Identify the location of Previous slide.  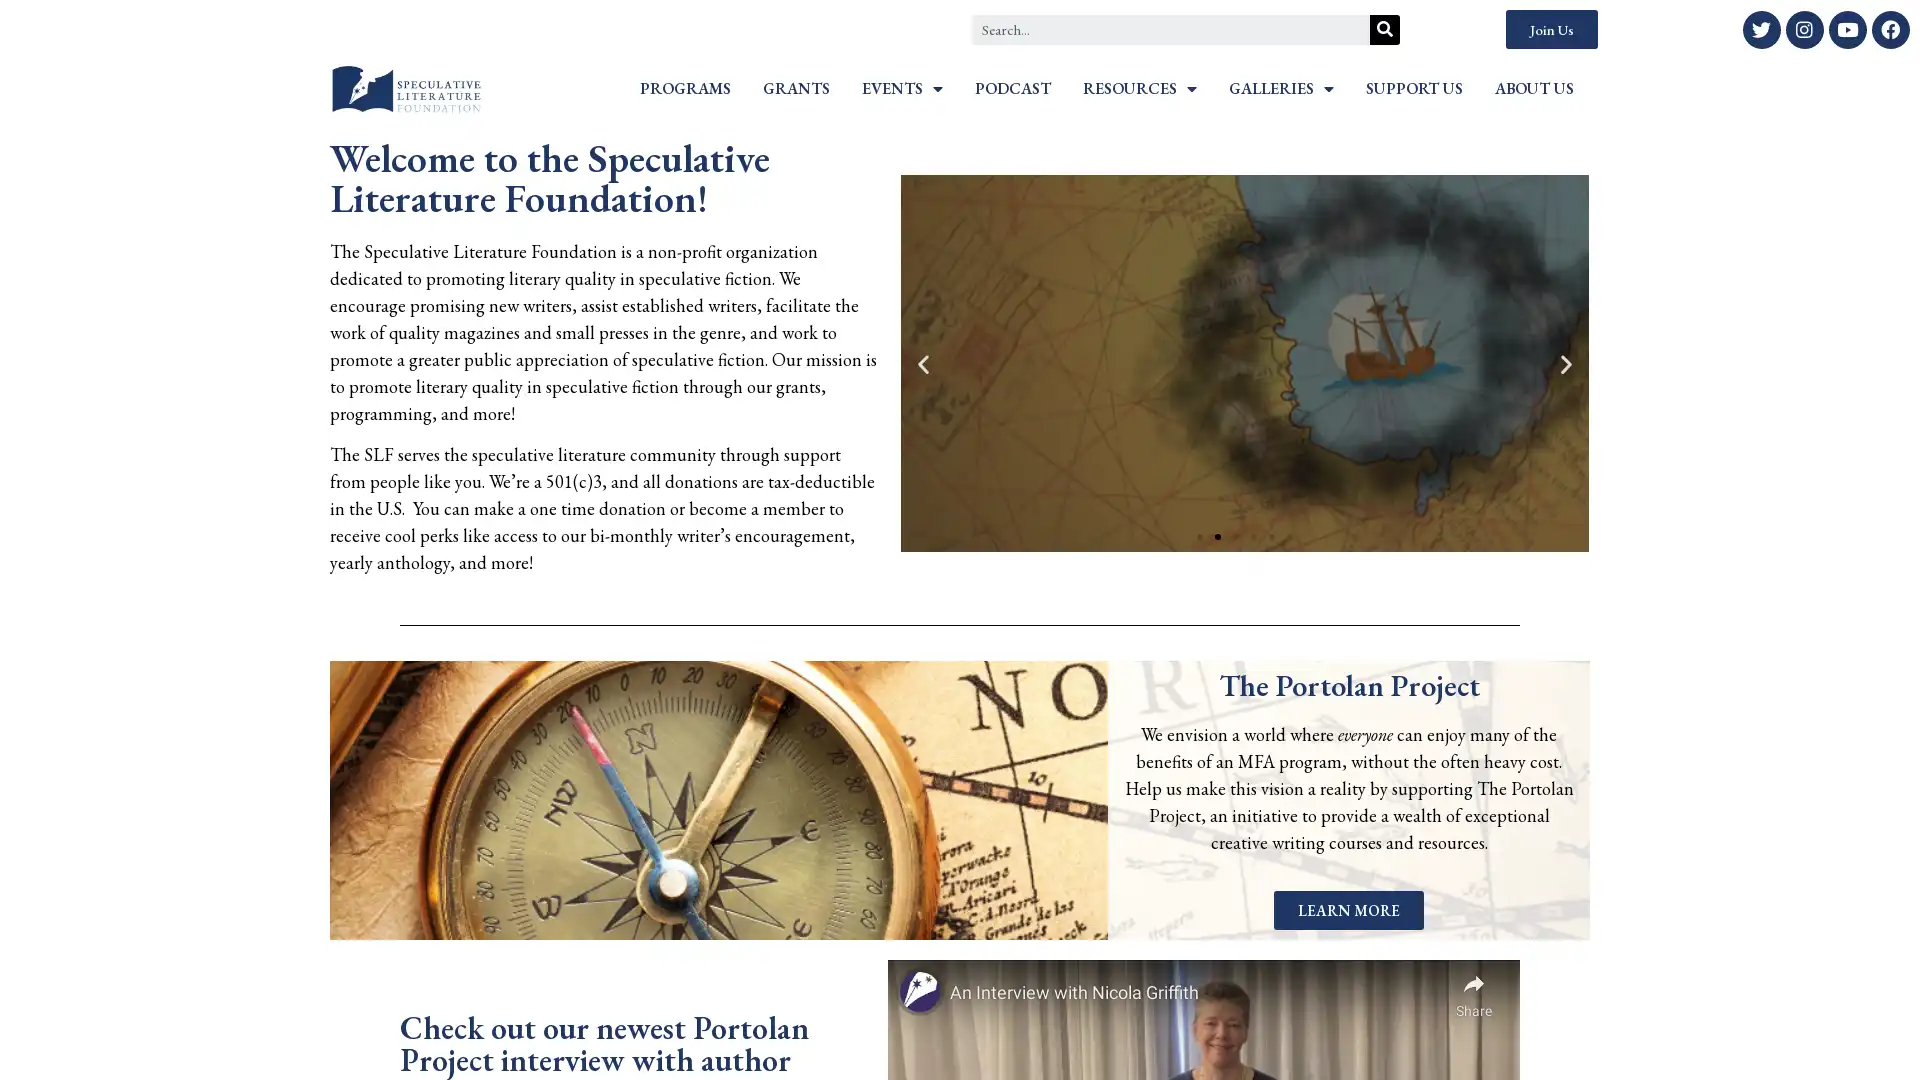
(921, 363).